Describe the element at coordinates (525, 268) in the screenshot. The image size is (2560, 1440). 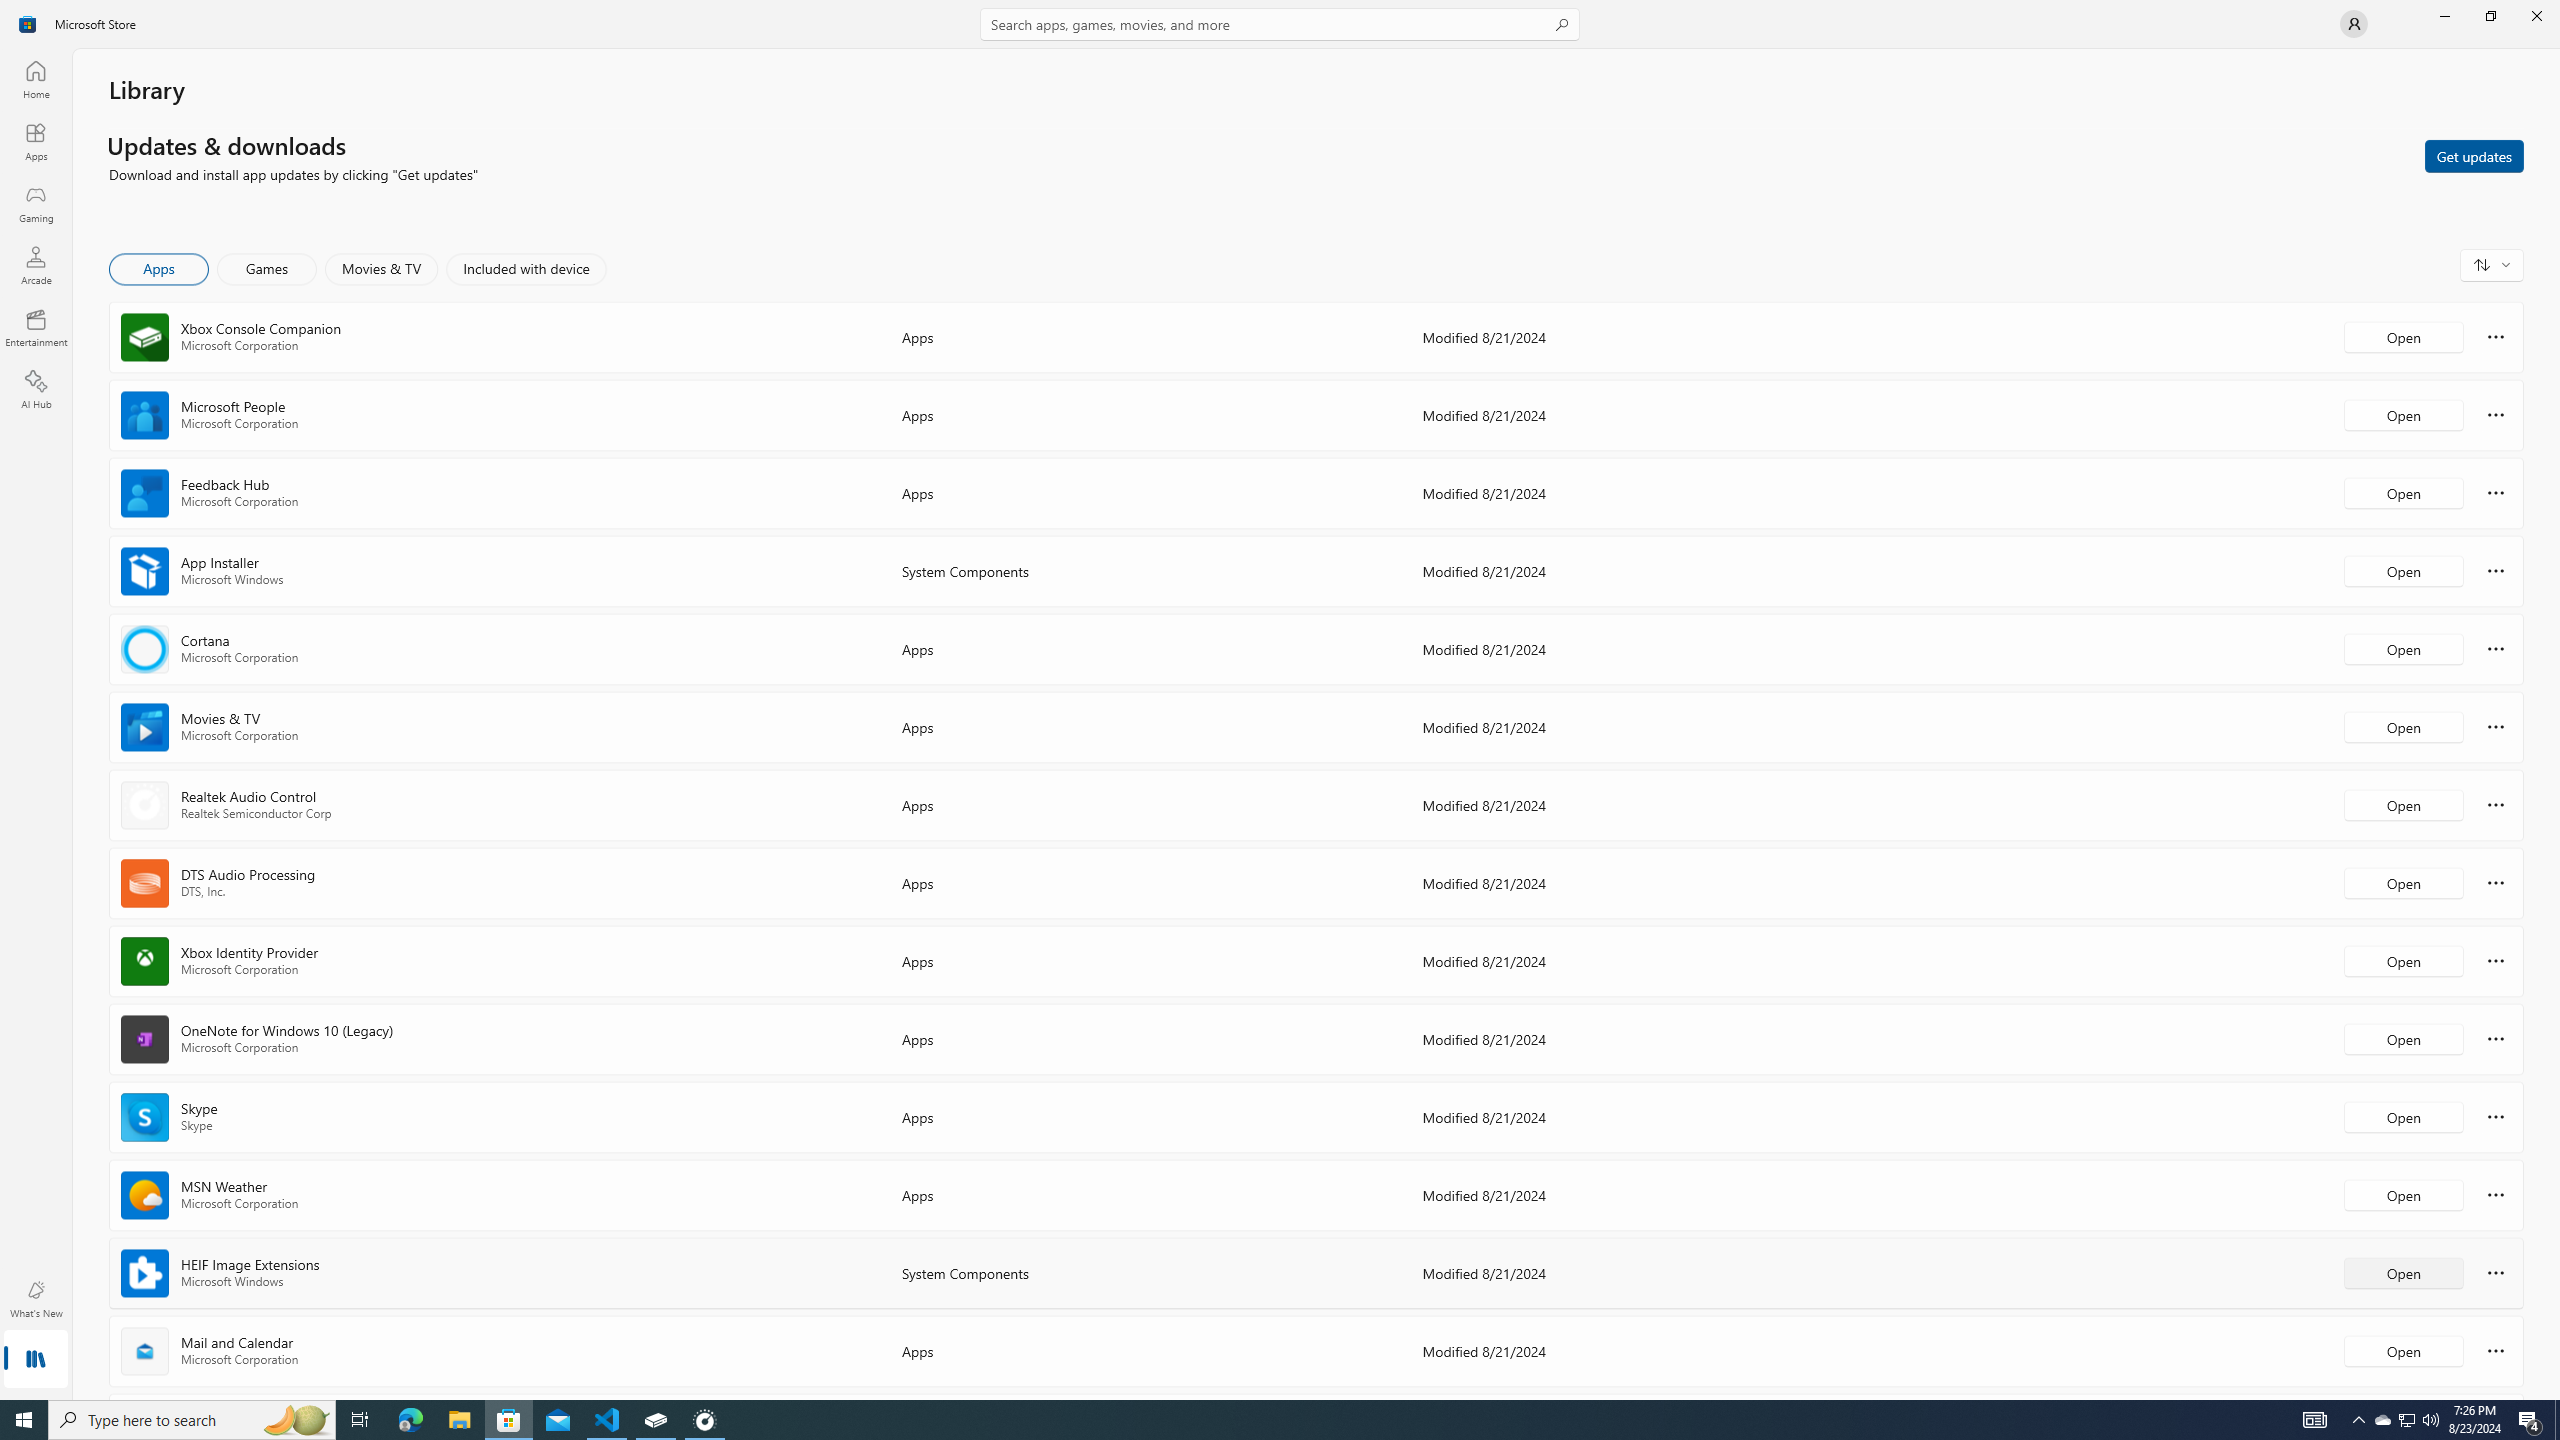
I see `'Included with device'` at that location.